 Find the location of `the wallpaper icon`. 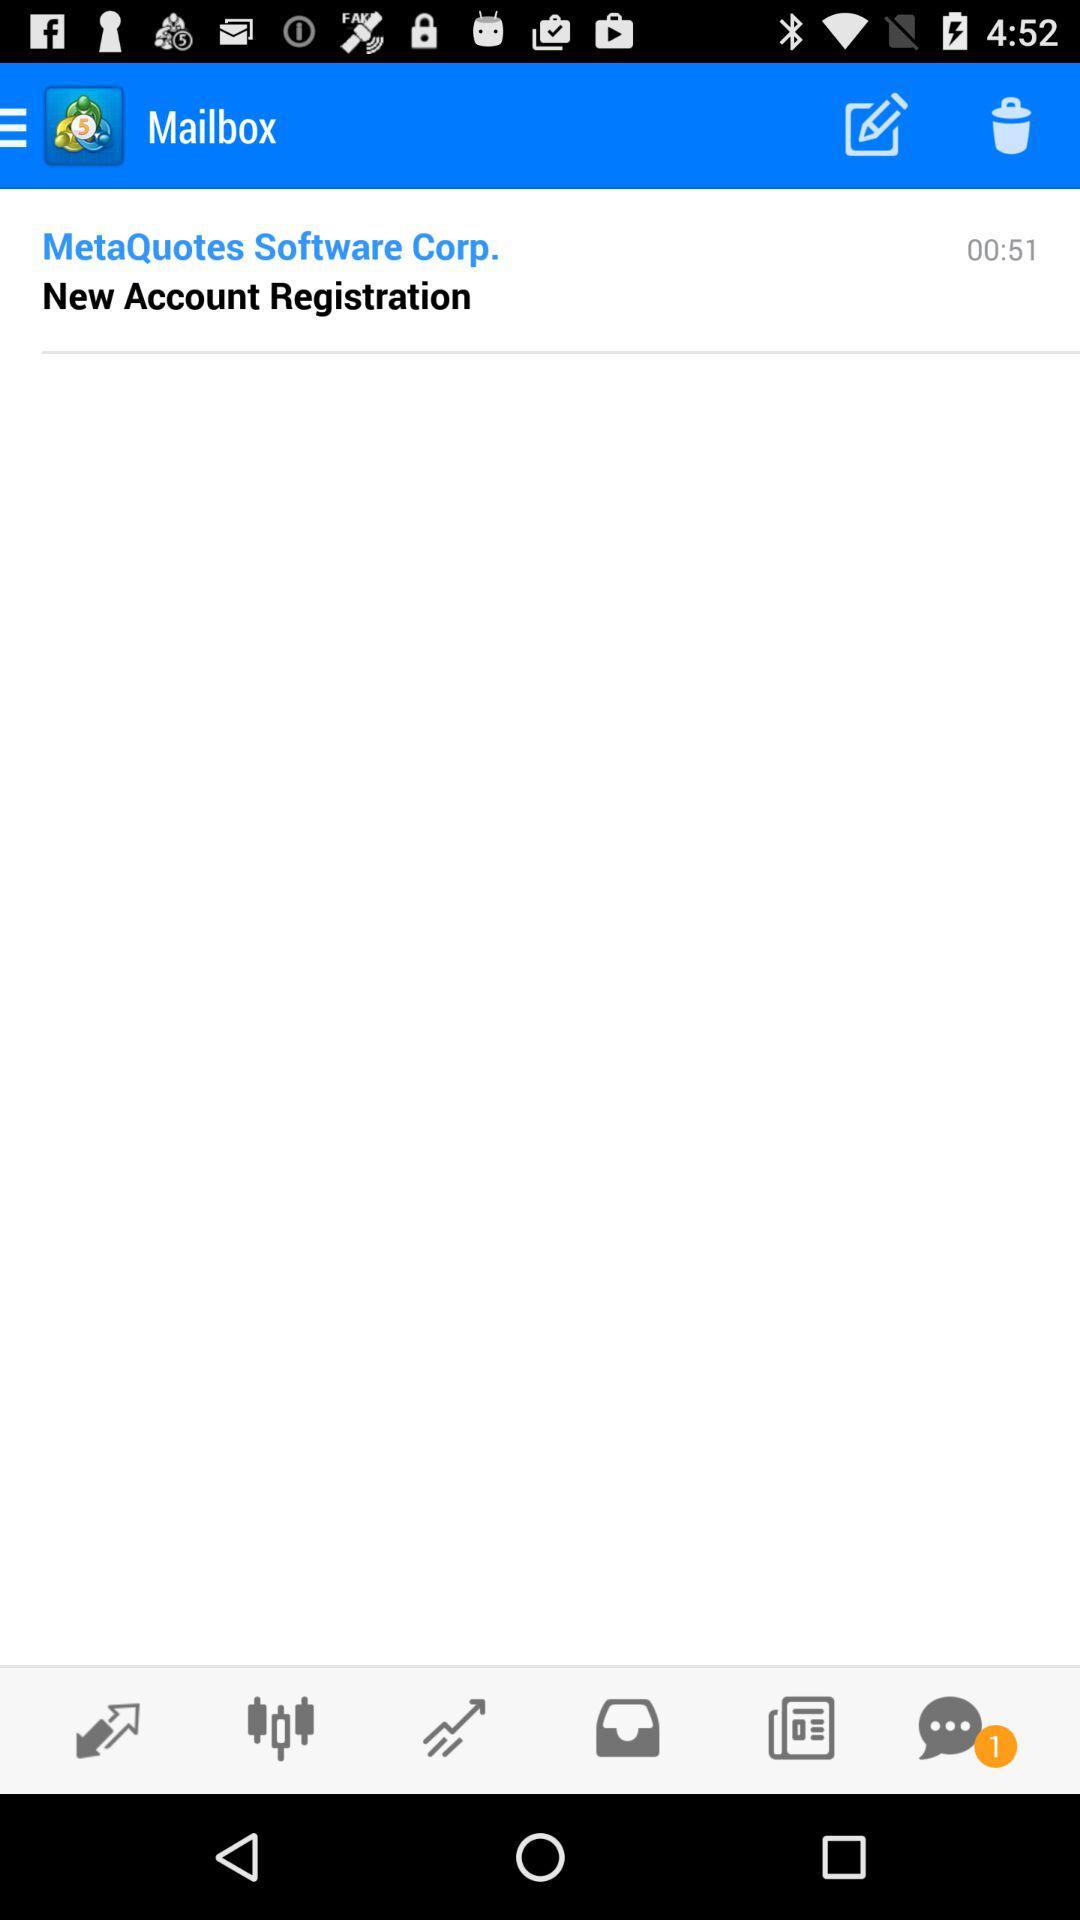

the wallpaper icon is located at coordinates (799, 1848).